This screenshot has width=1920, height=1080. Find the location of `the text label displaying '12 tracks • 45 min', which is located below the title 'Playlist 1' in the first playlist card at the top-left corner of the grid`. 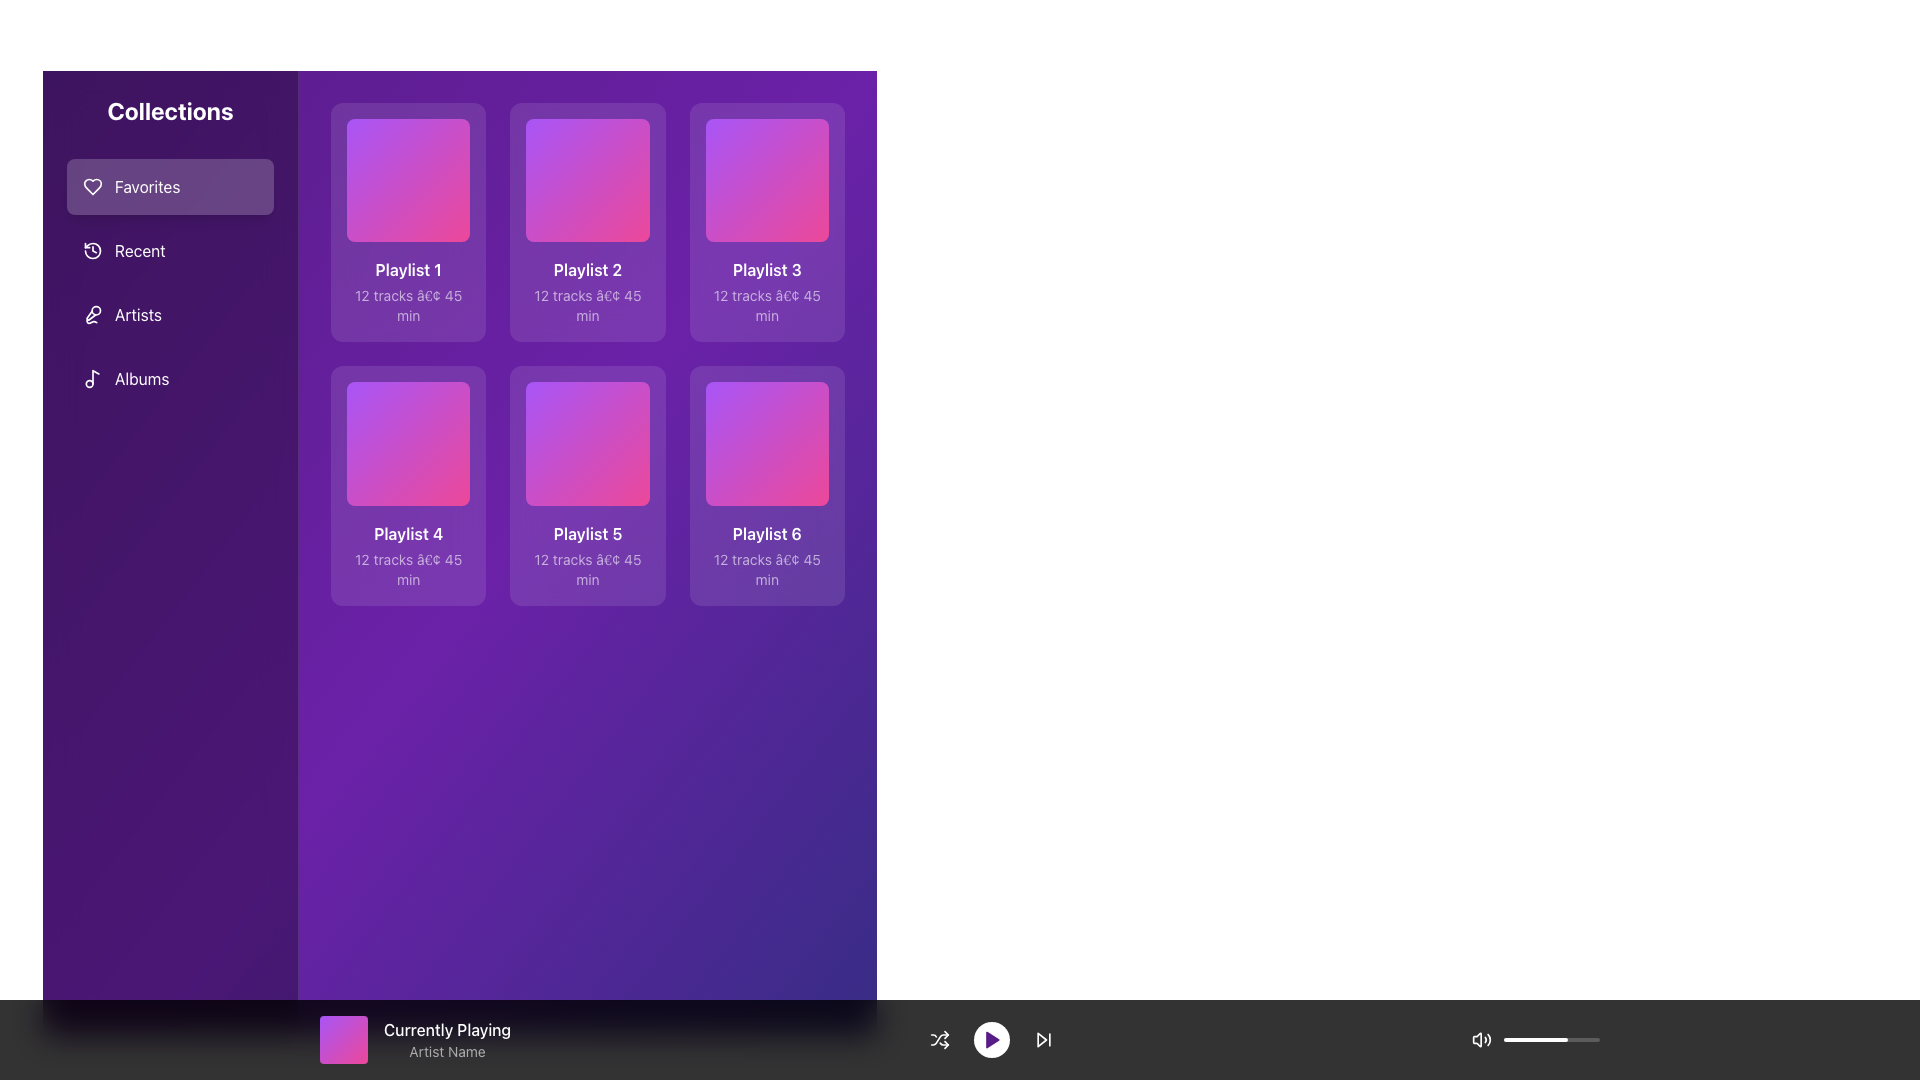

the text label displaying '12 tracks • 45 min', which is located below the title 'Playlist 1' in the first playlist card at the top-left corner of the grid is located at coordinates (407, 306).